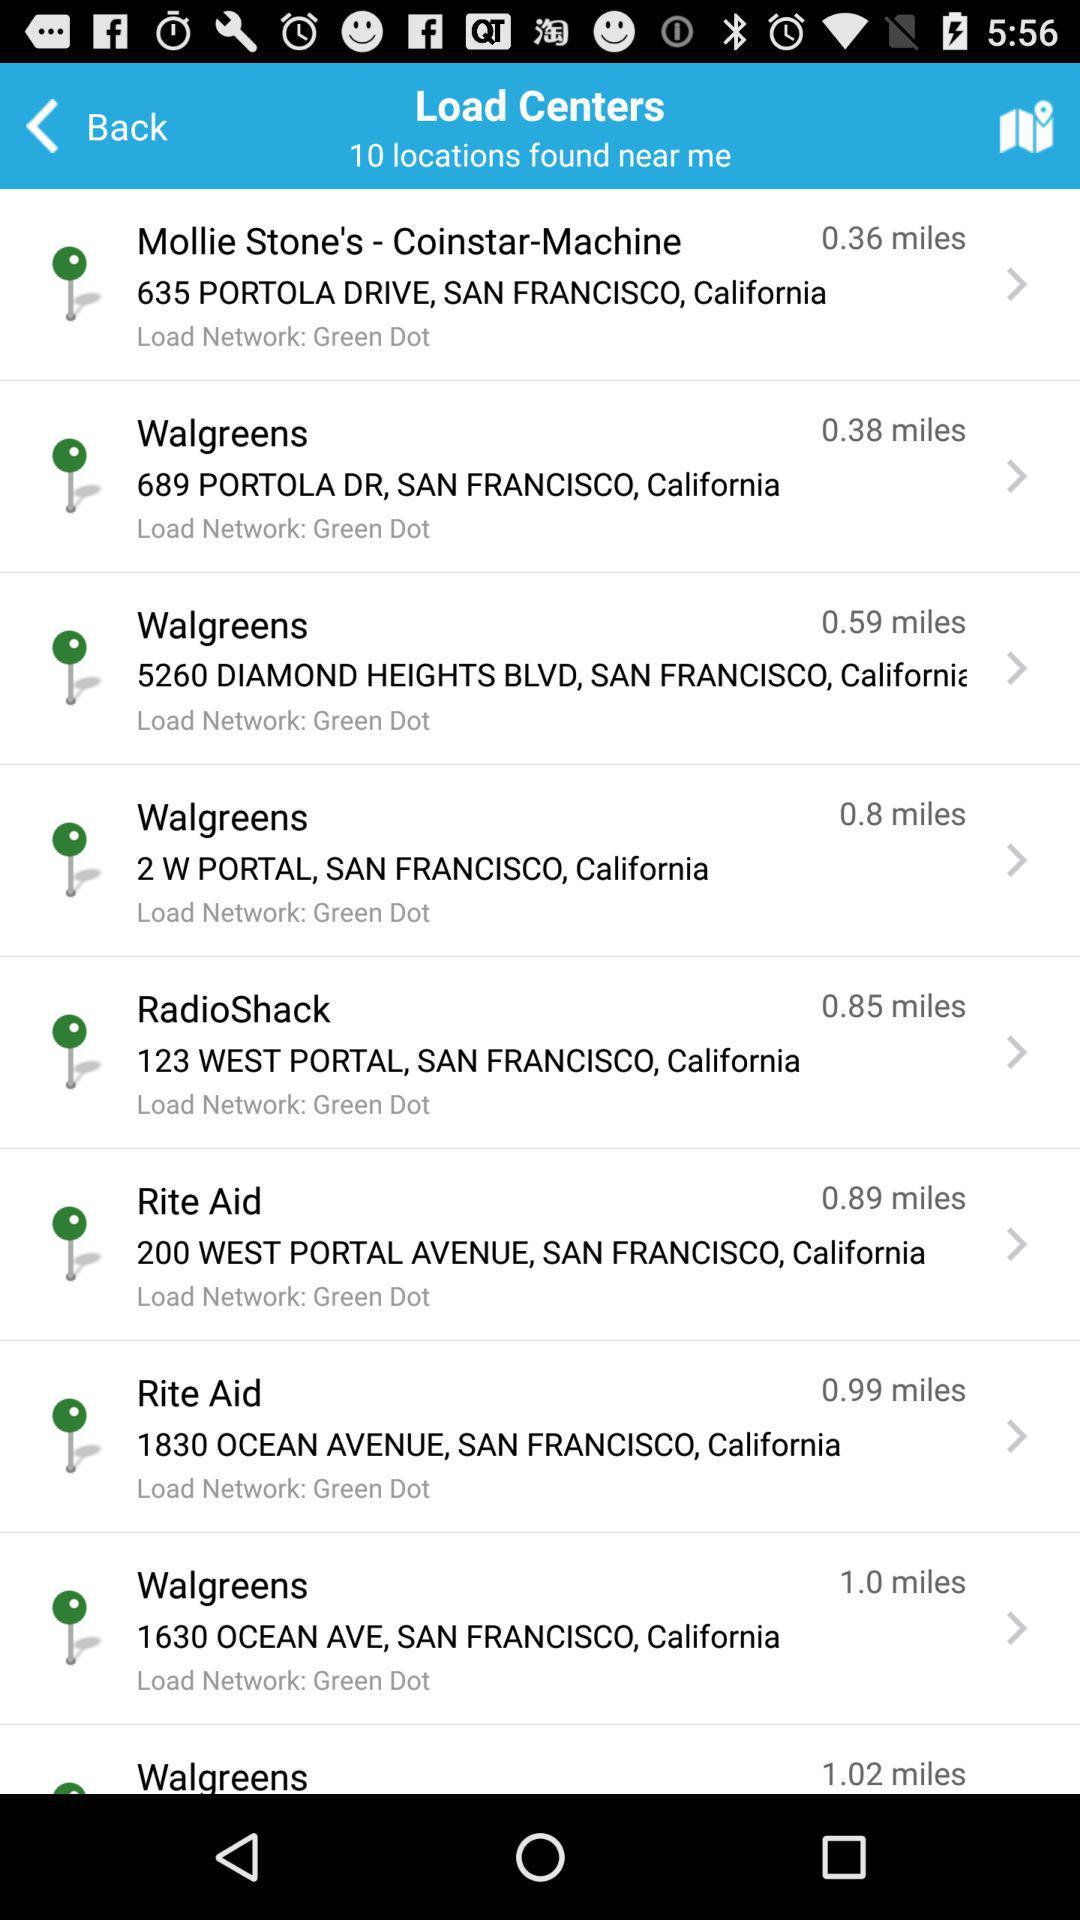 This screenshot has width=1080, height=1920. I want to click on item next to 0.85 miles app, so click(459, 1008).